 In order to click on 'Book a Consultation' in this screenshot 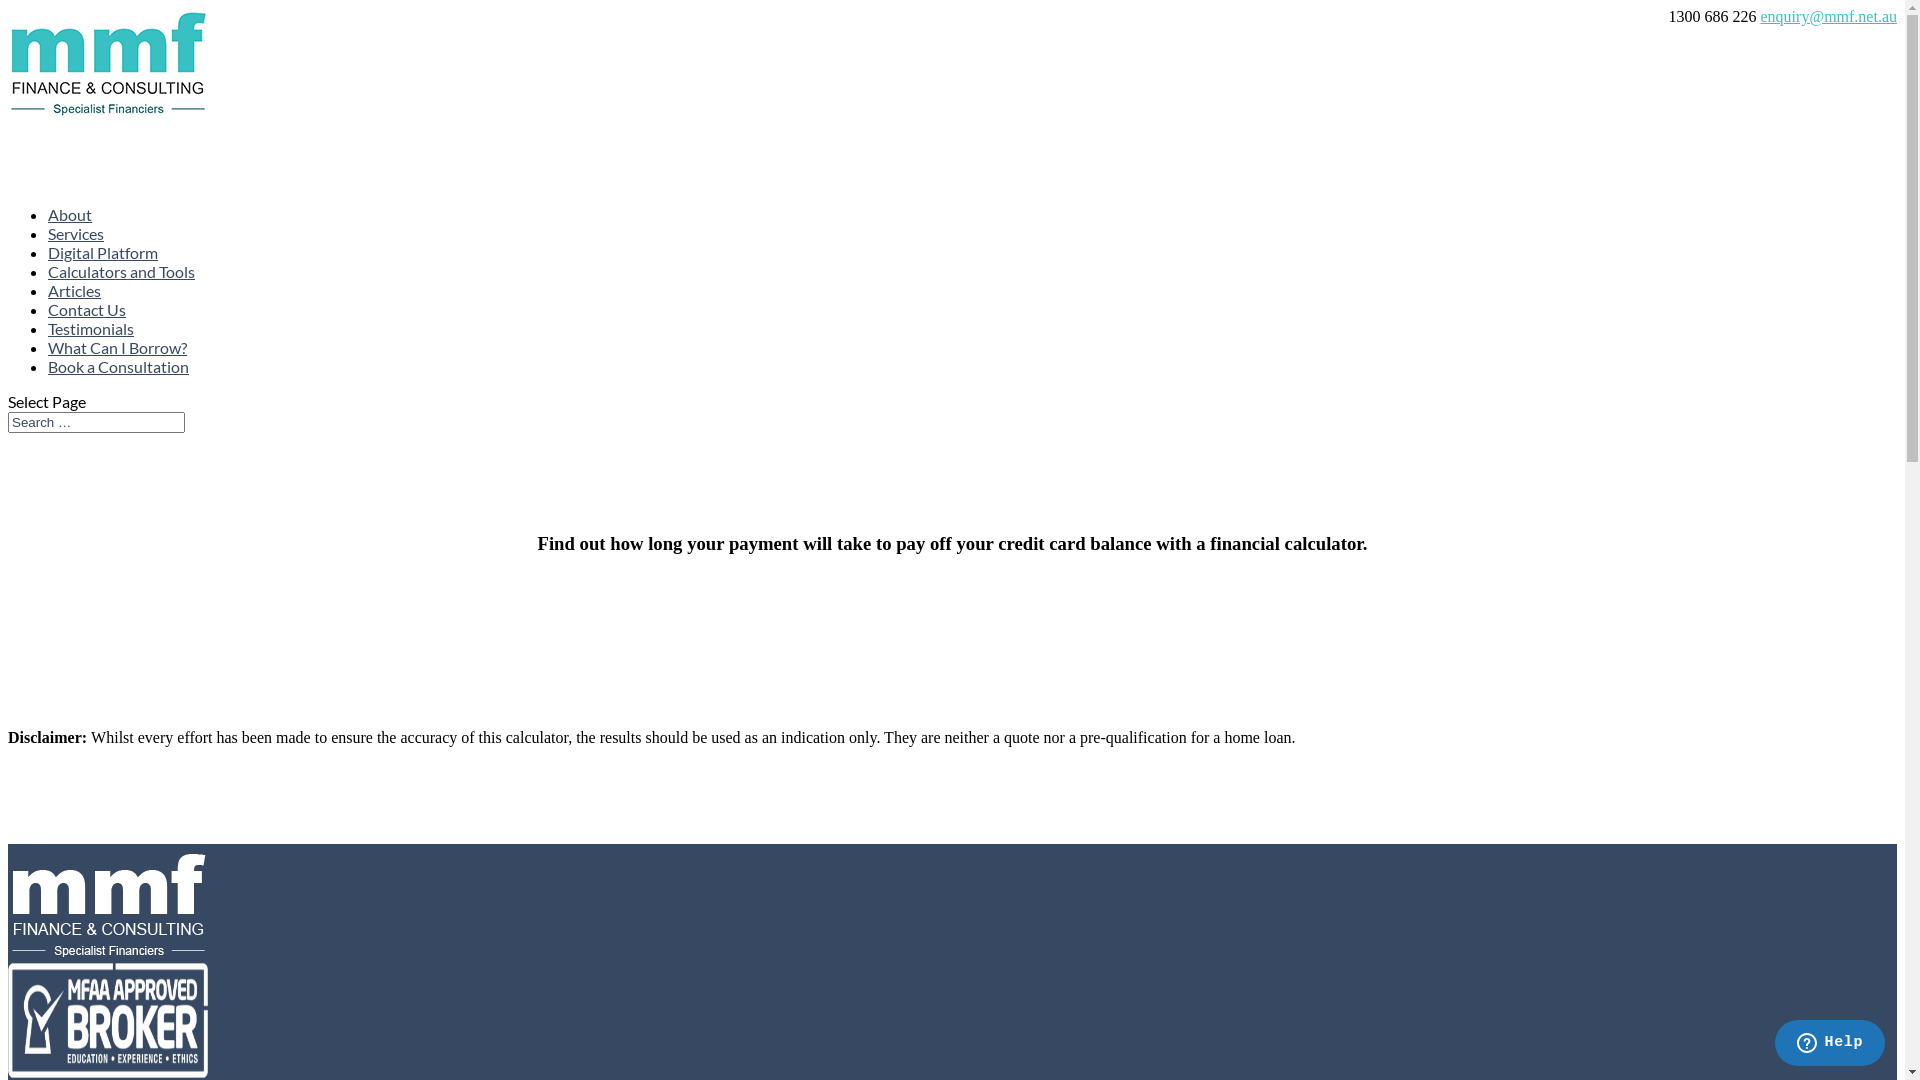, I will do `click(117, 397)`.